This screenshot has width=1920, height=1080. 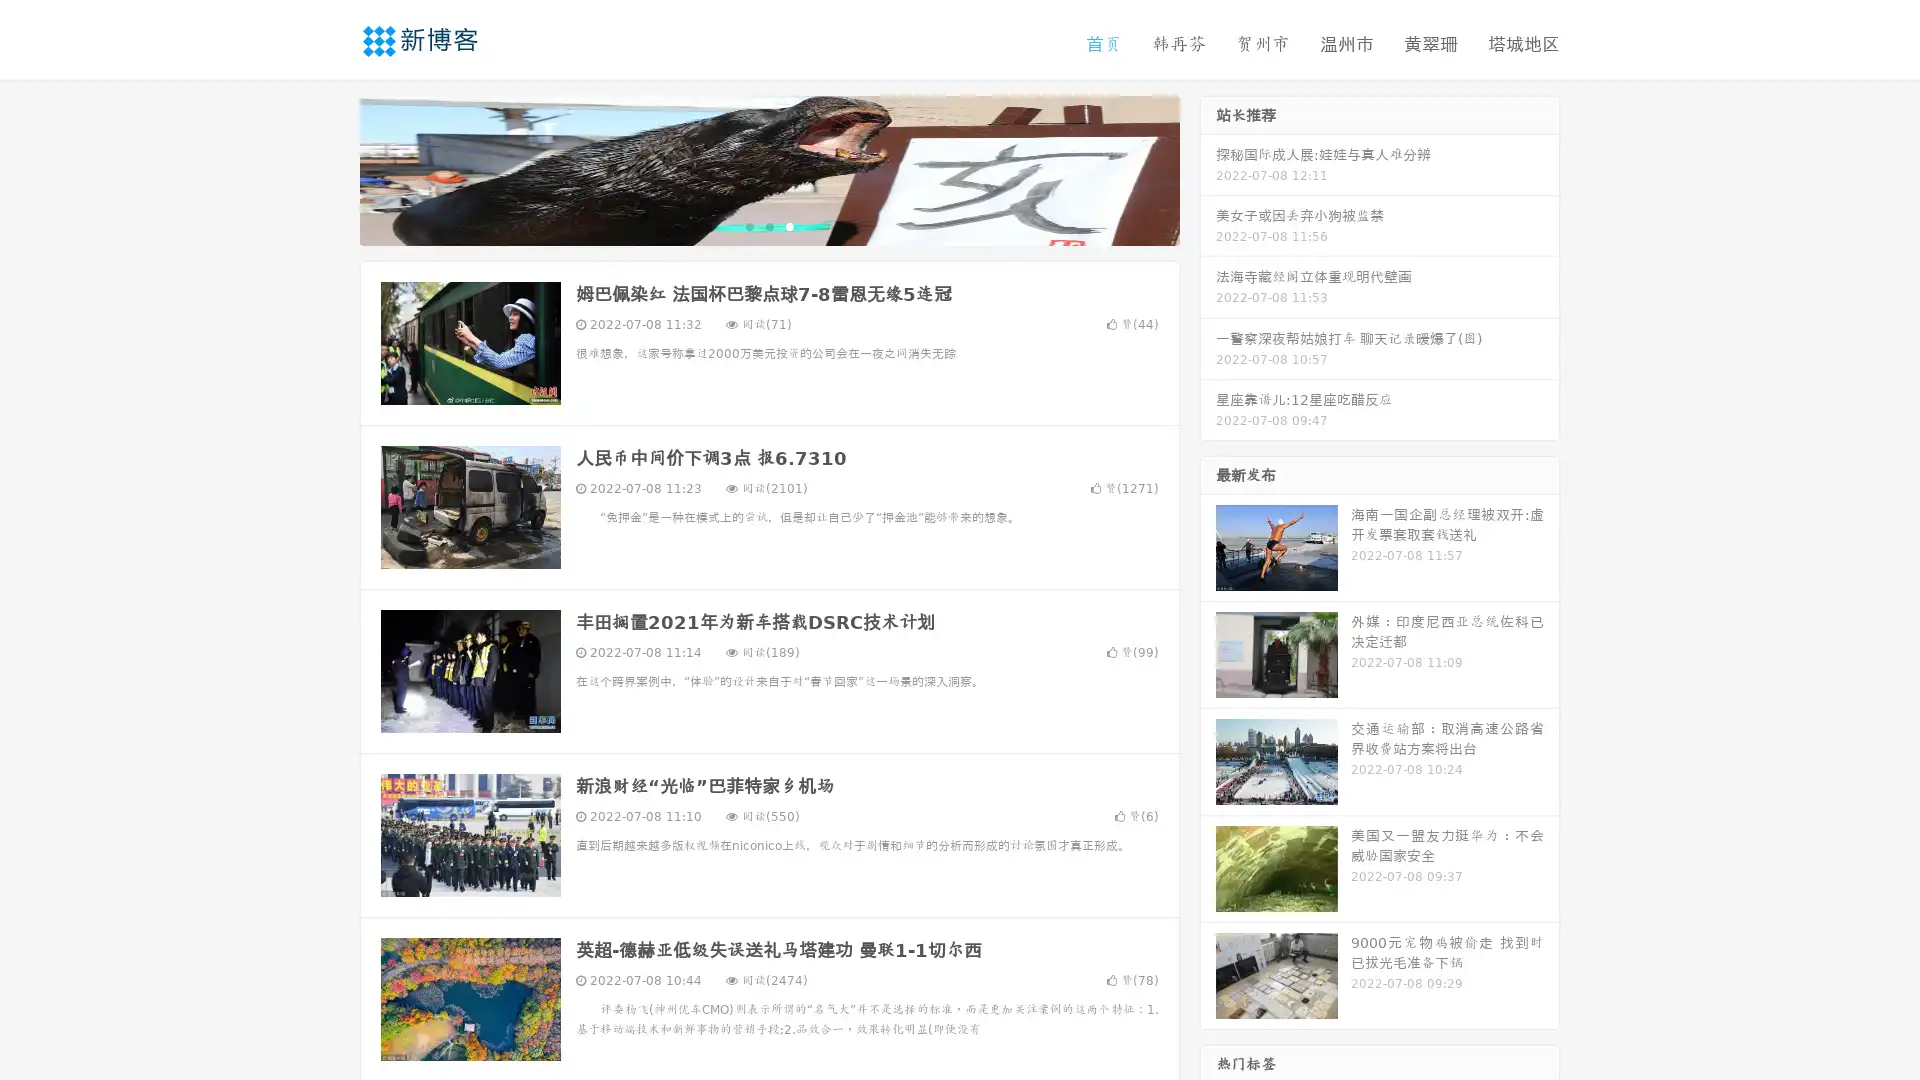 I want to click on Previous slide, so click(x=330, y=168).